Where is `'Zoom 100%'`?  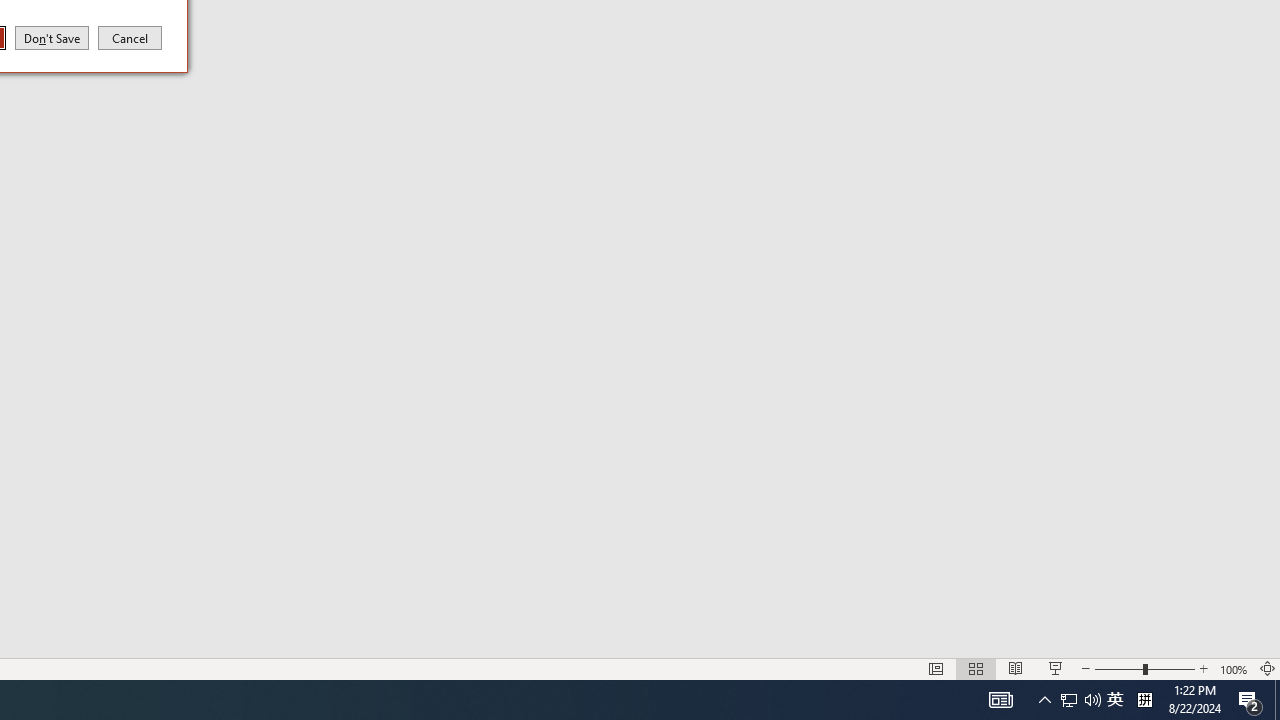
'Zoom 100%' is located at coordinates (1233, 669).